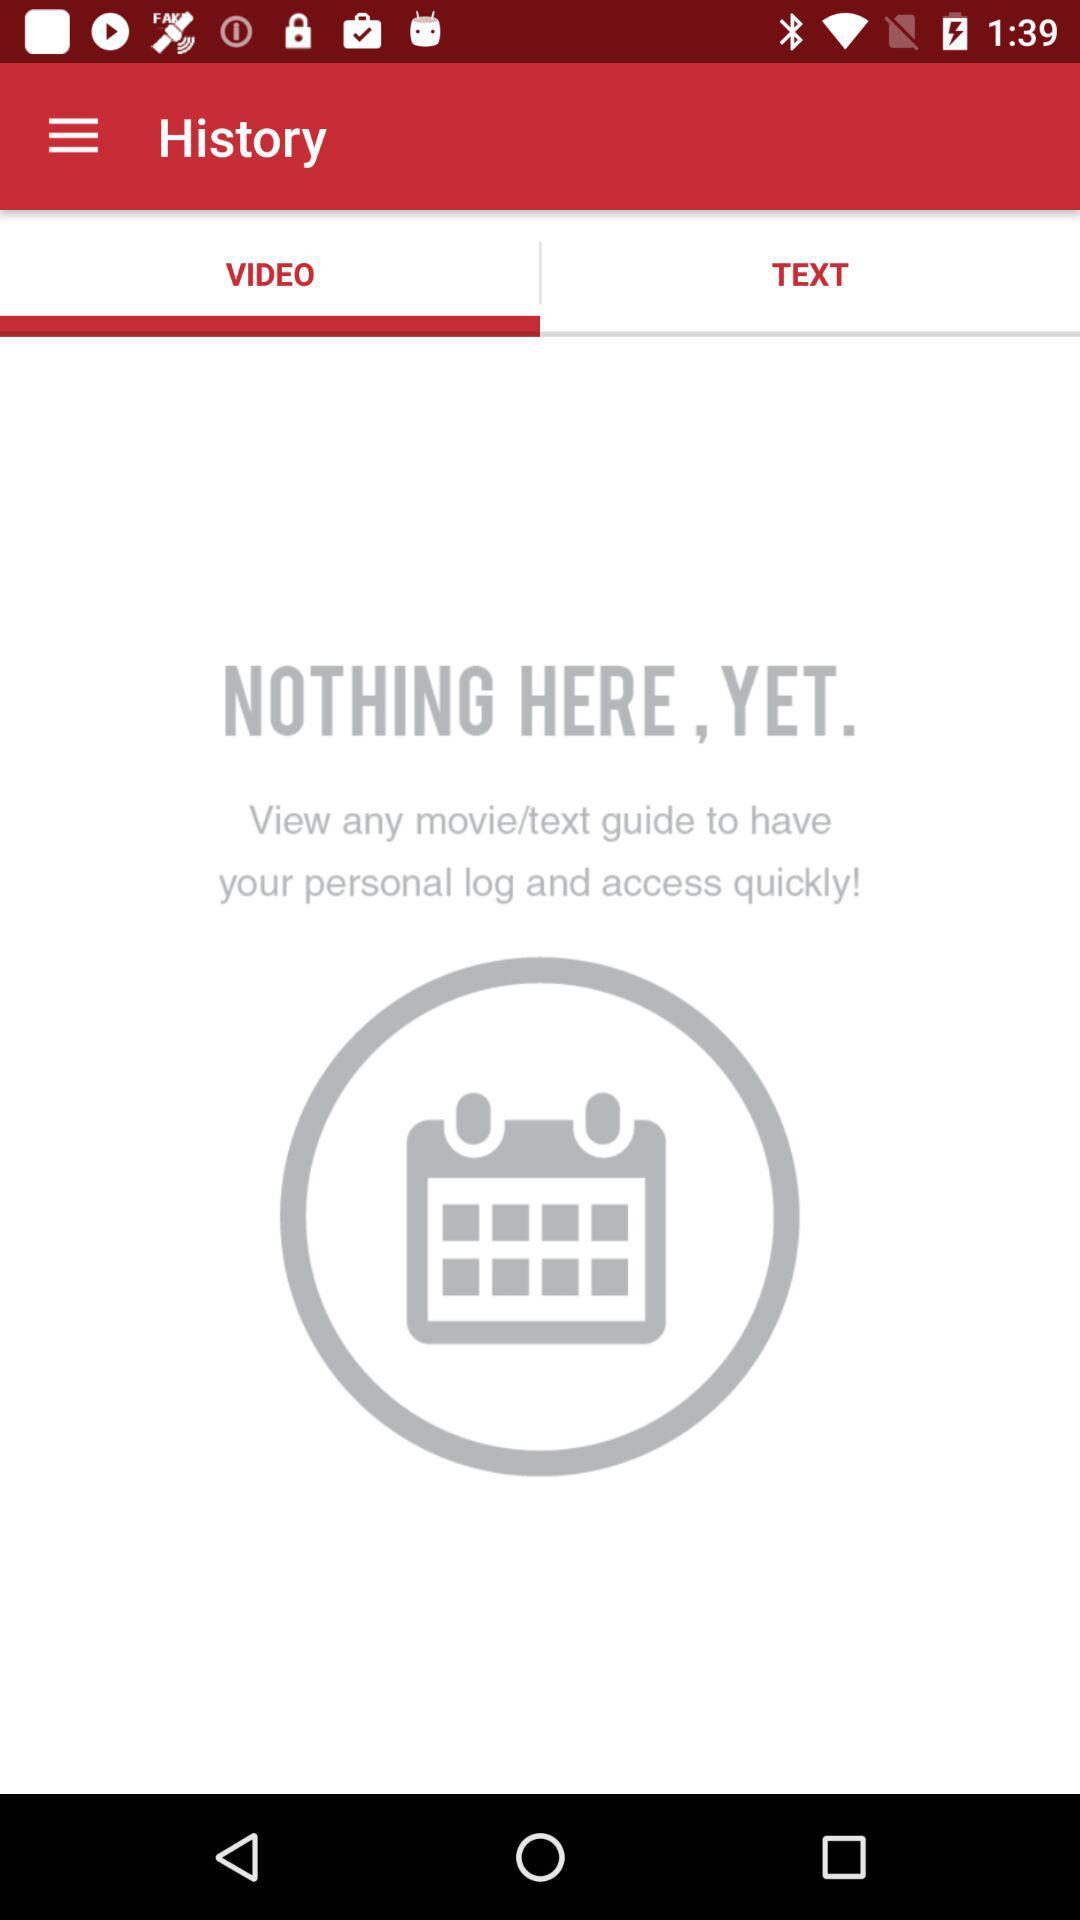 The image size is (1080, 1920). What do you see at coordinates (72, 135) in the screenshot?
I see `the icon next to history item` at bounding box center [72, 135].